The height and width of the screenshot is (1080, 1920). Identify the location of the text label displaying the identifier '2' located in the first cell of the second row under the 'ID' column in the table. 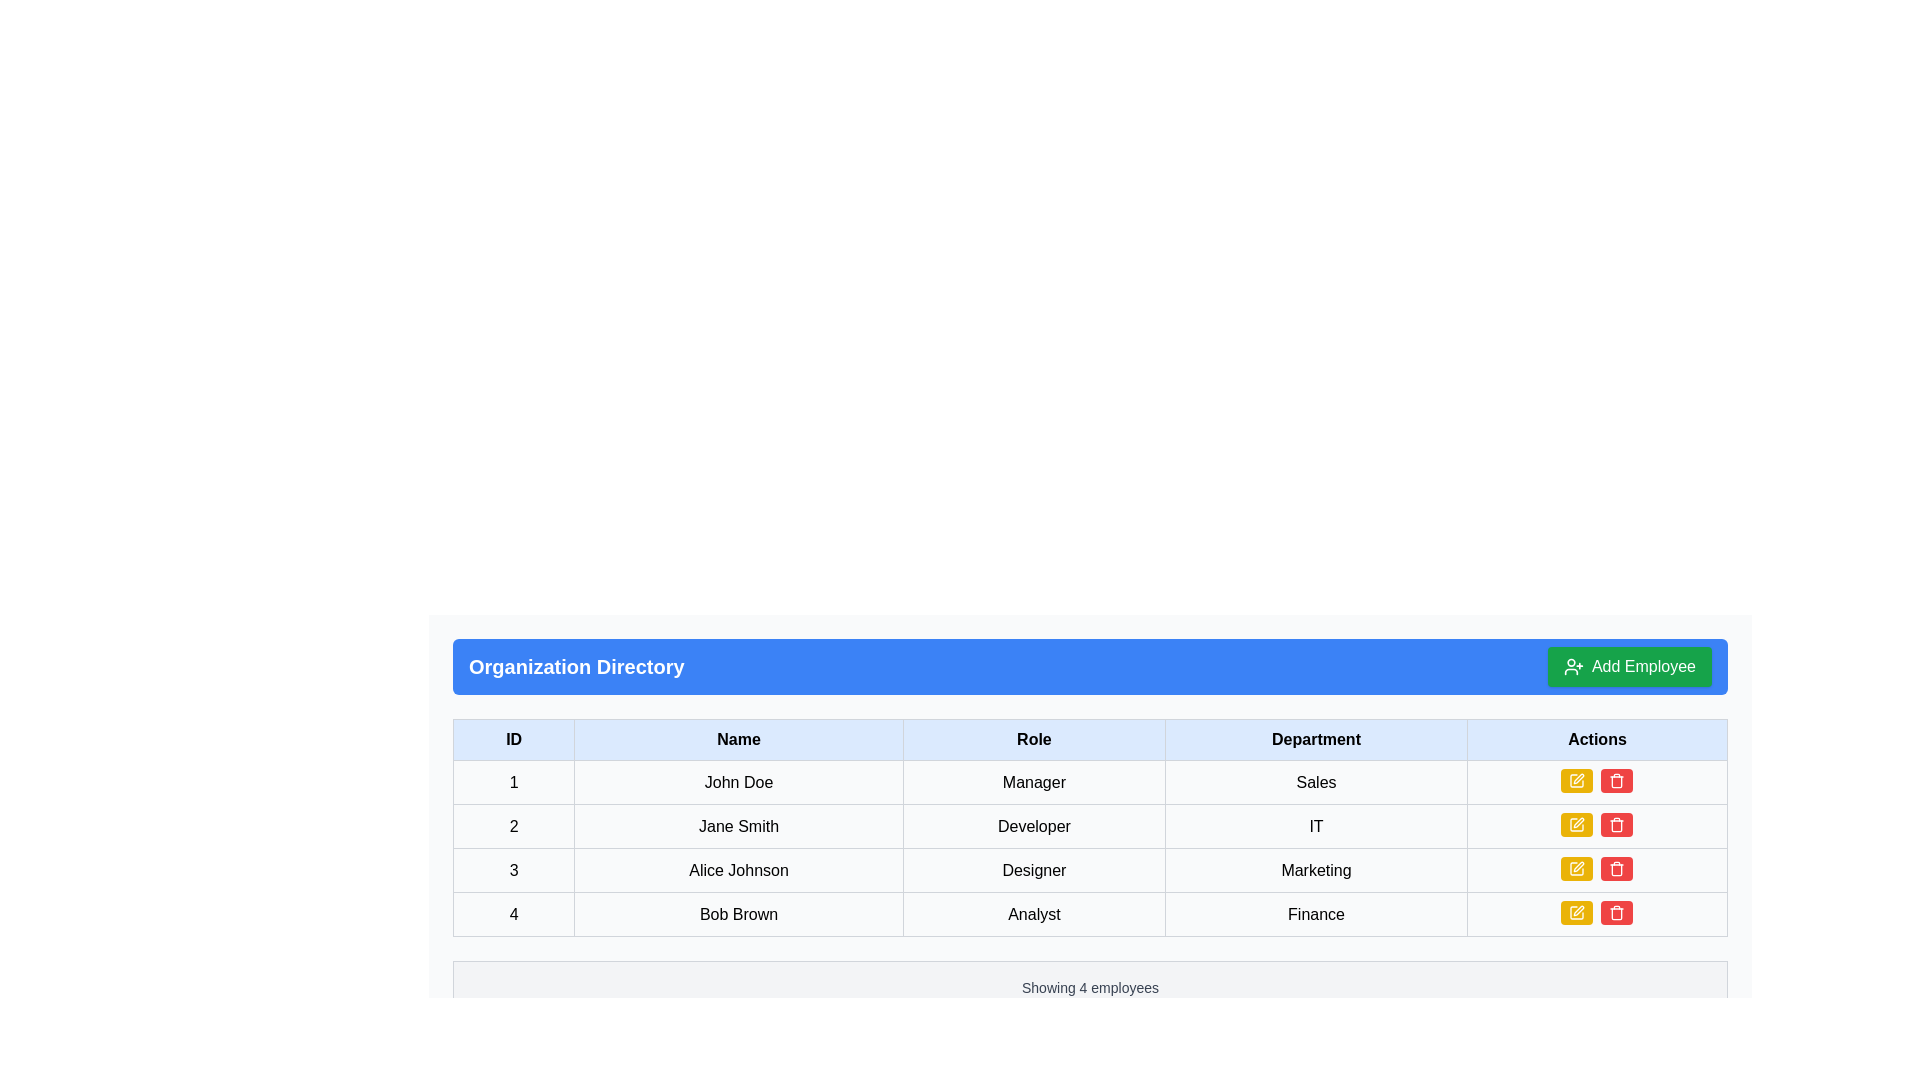
(514, 826).